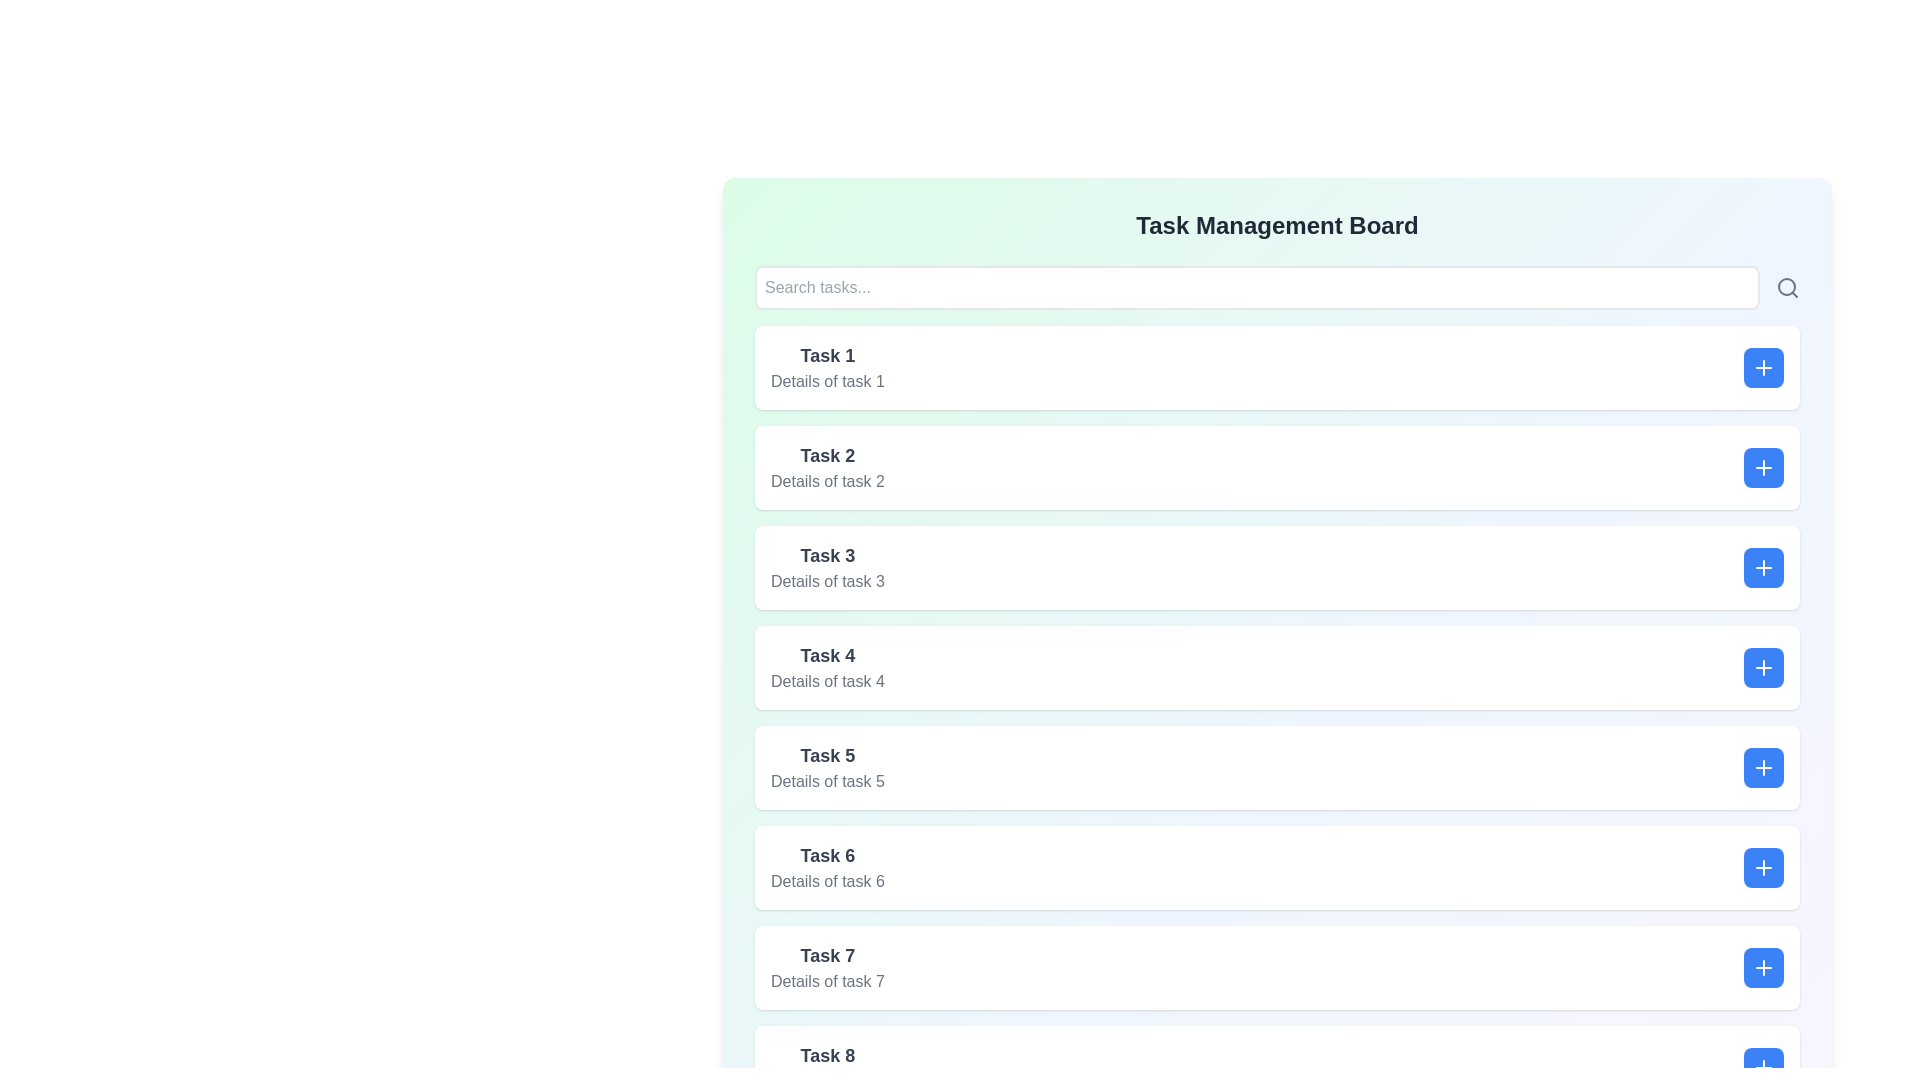 The width and height of the screenshot is (1920, 1080). What do you see at coordinates (1763, 367) in the screenshot?
I see `the minus button of the currently selected task to deselect it` at bounding box center [1763, 367].